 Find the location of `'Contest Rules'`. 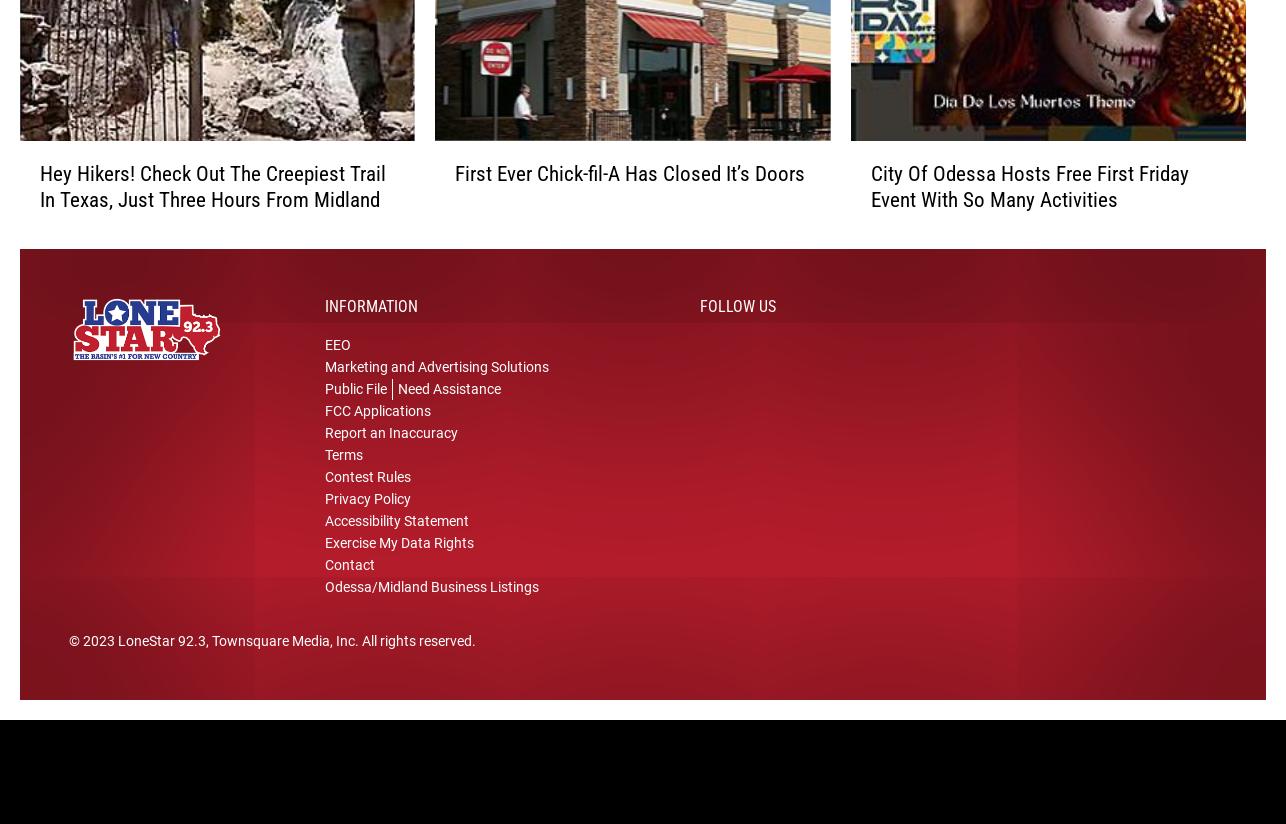

'Contest Rules' is located at coordinates (367, 492).